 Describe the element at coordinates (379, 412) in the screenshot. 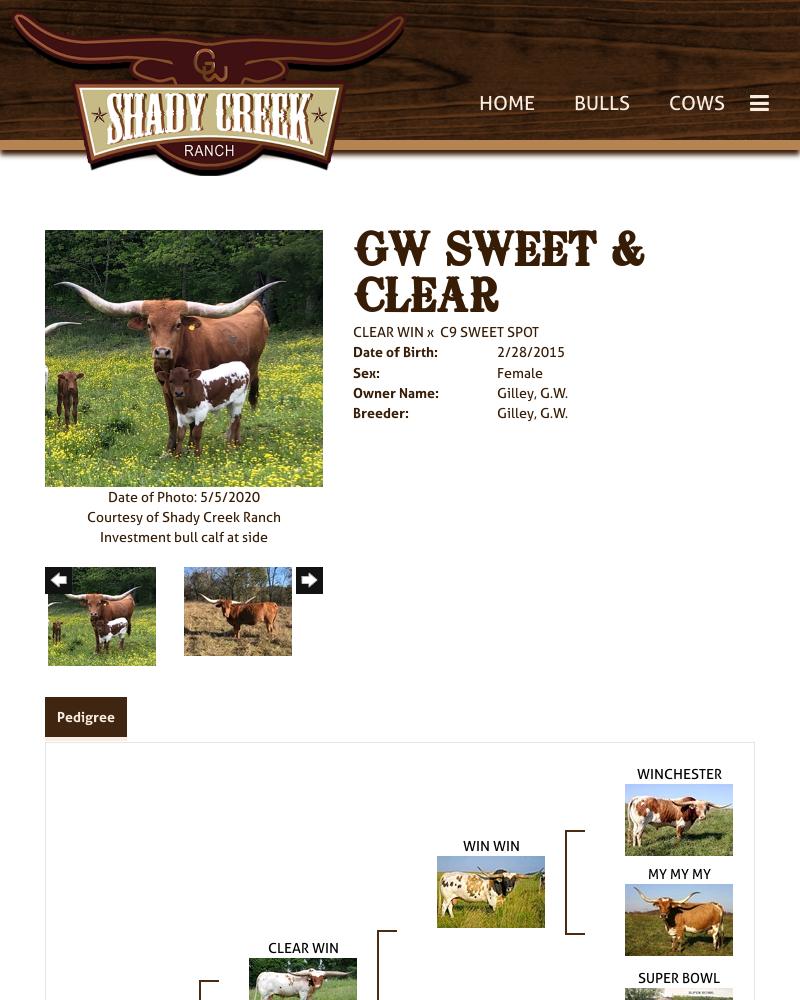

I see `'Breeder:'` at that location.